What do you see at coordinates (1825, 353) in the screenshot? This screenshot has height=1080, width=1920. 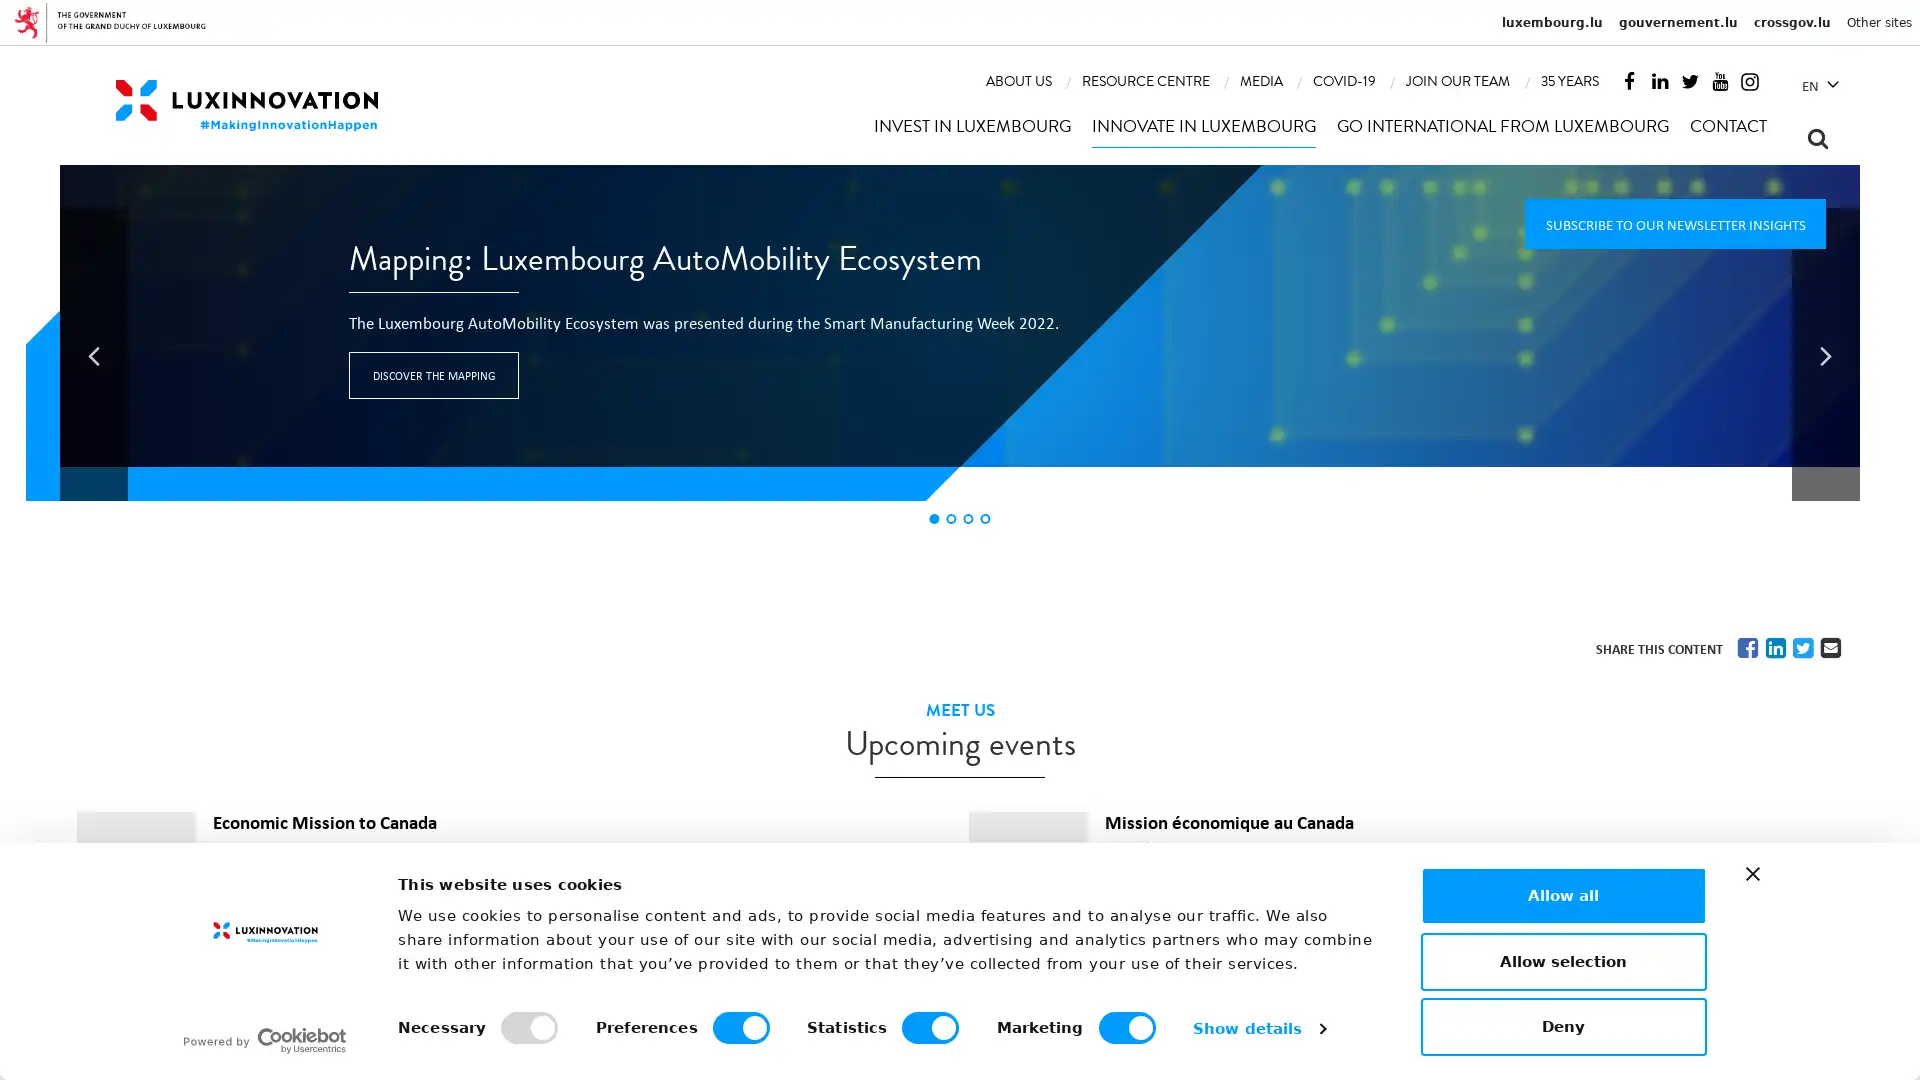 I see `Next` at bounding box center [1825, 353].